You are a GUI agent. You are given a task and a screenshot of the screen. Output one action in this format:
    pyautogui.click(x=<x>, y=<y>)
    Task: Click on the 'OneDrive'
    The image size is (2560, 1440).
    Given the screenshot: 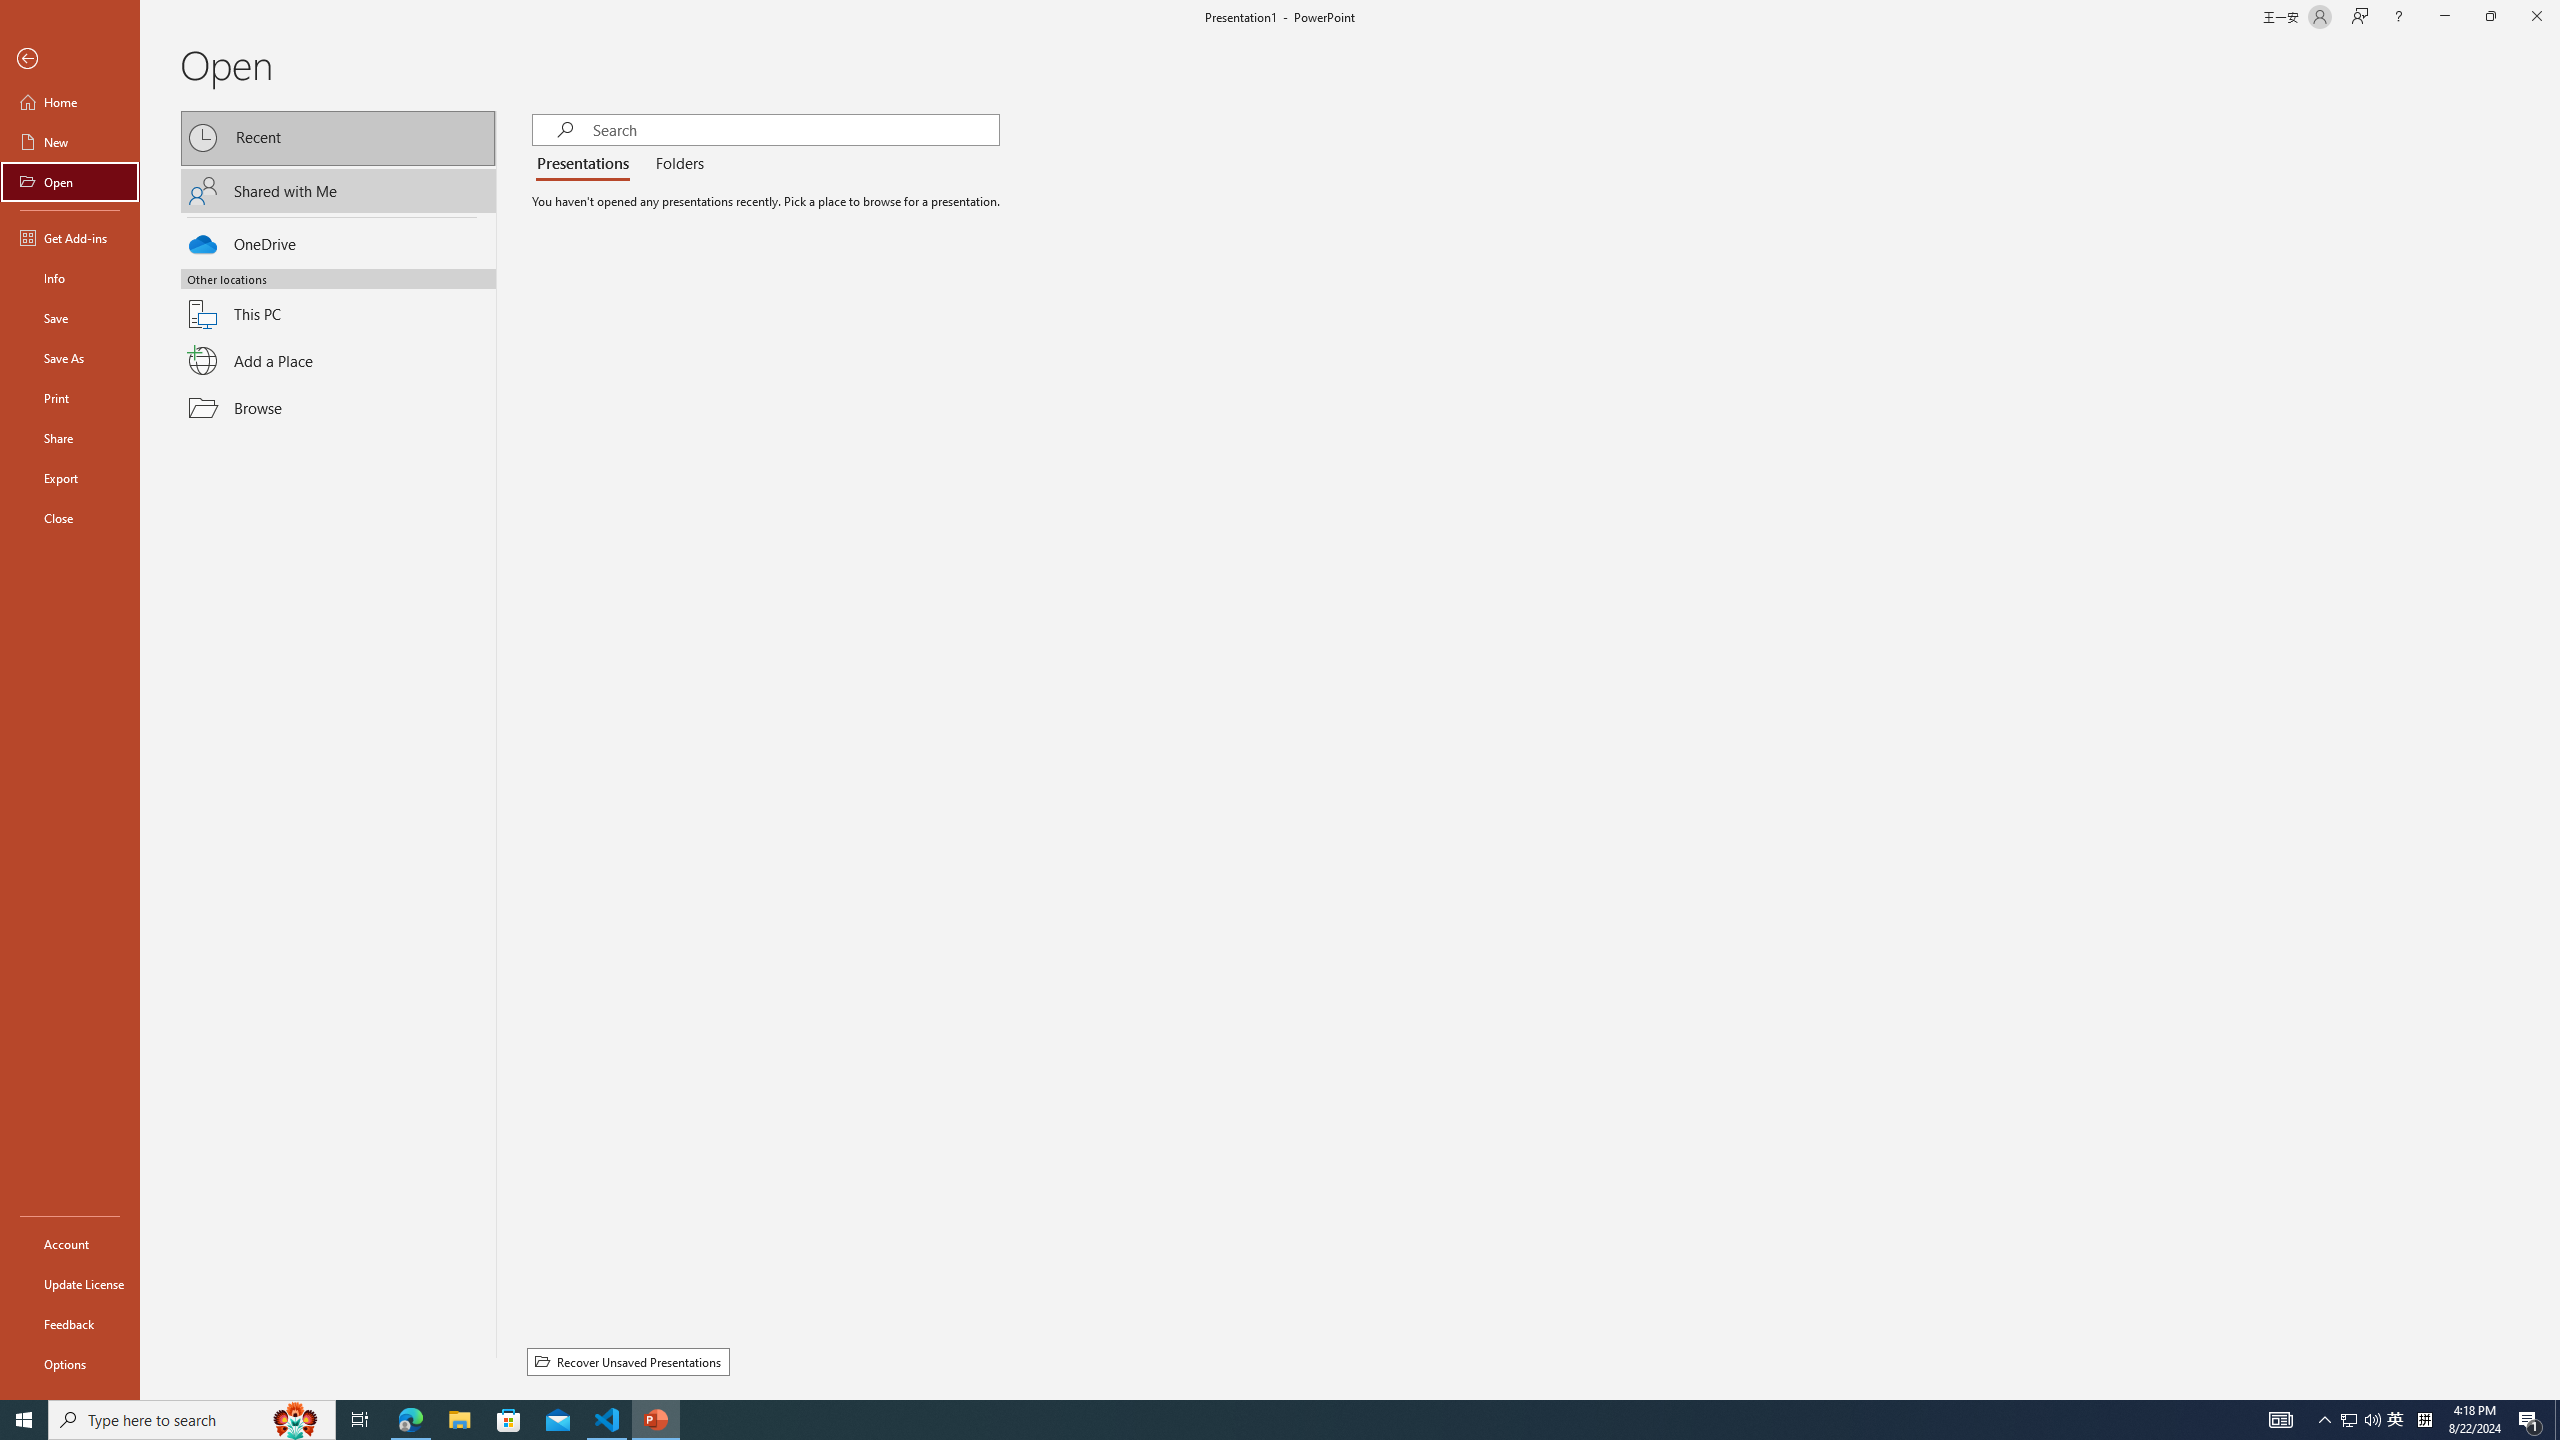 What is the action you would take?
    pyautogui.click(x=338, y=241)
    